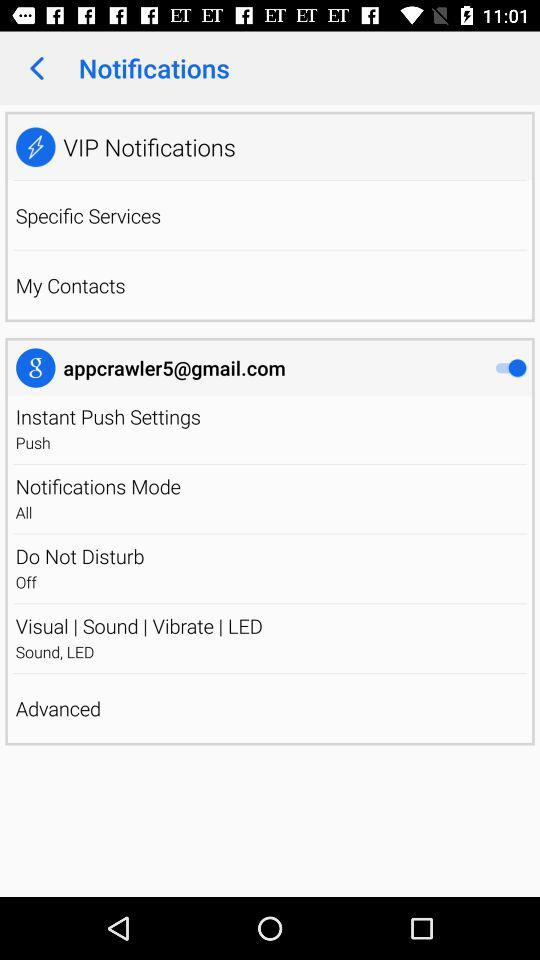  Describe the element at coordinates (35, 146) in the screenshot. I see `icon to the left of the vip notifications icon` at that location.